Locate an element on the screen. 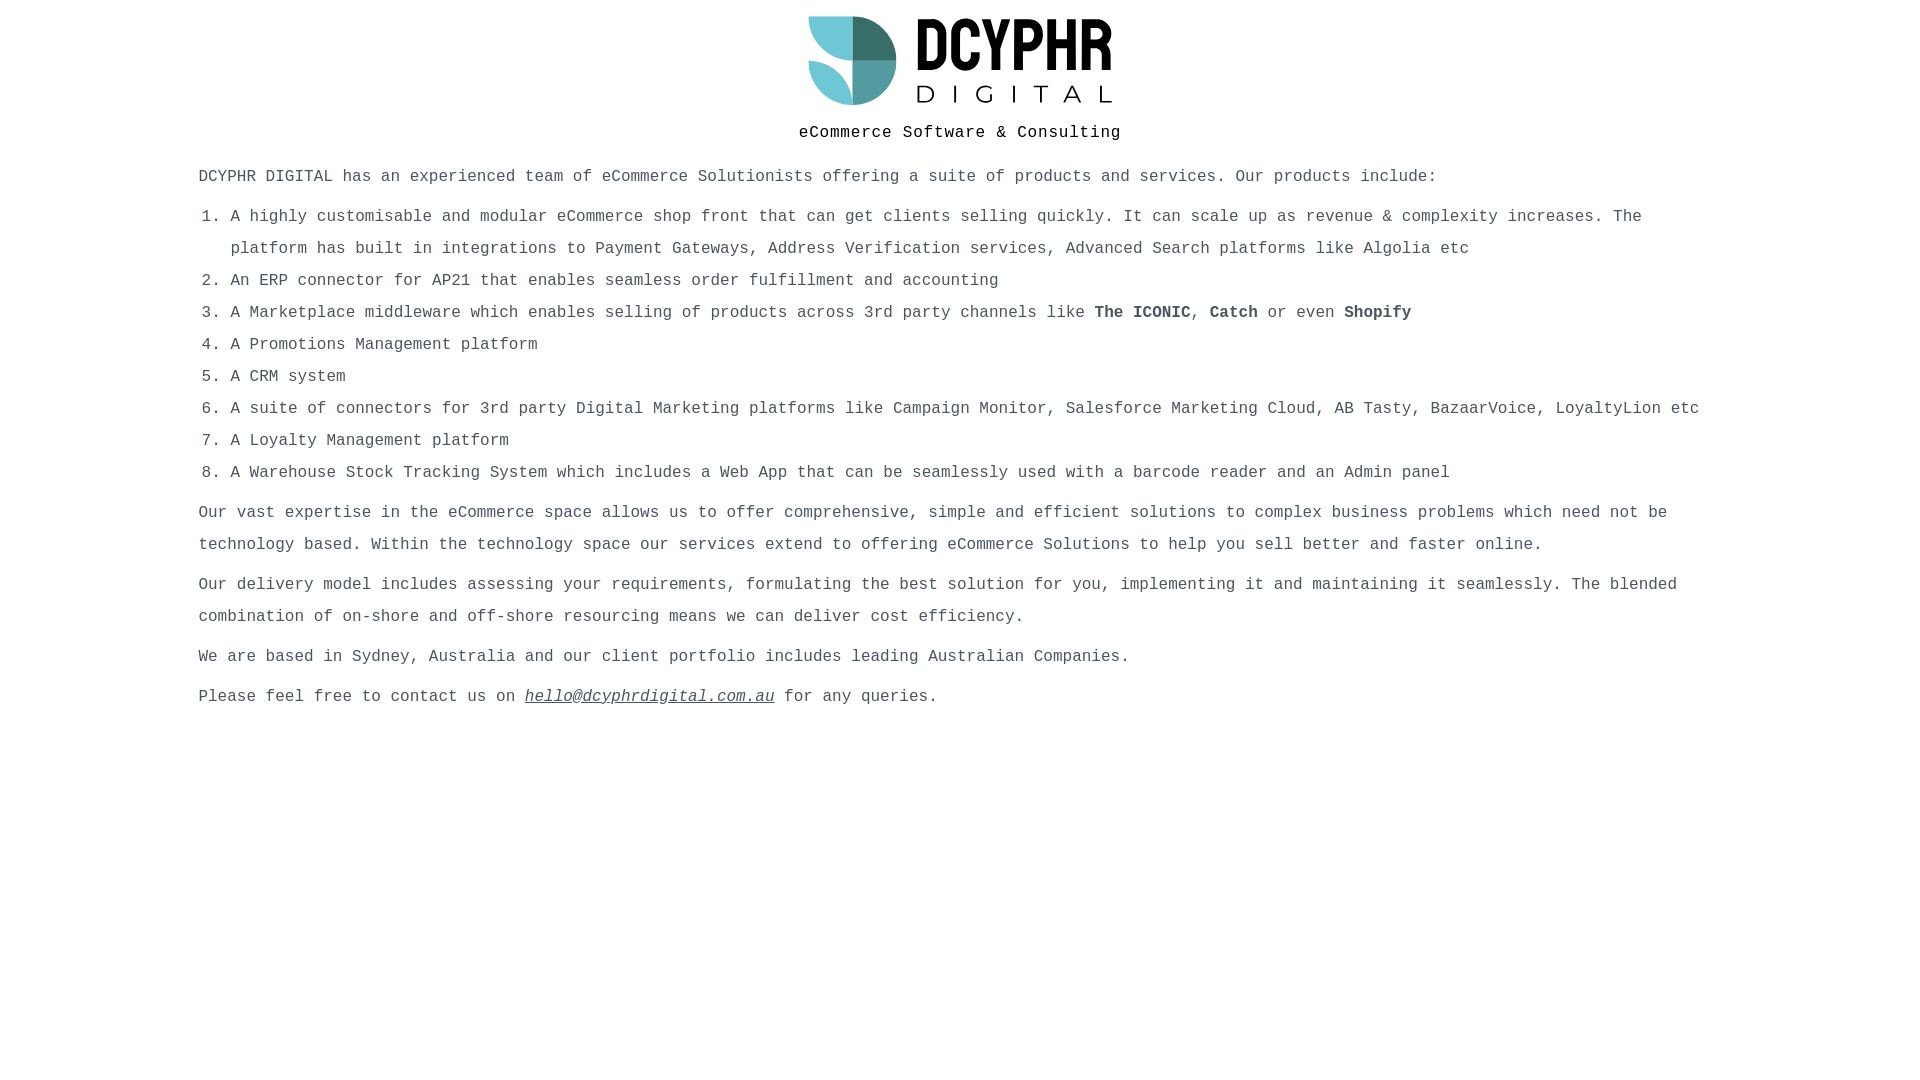  'hello@dcyphrdigital.com.au' is located at coordinates (649, 696).